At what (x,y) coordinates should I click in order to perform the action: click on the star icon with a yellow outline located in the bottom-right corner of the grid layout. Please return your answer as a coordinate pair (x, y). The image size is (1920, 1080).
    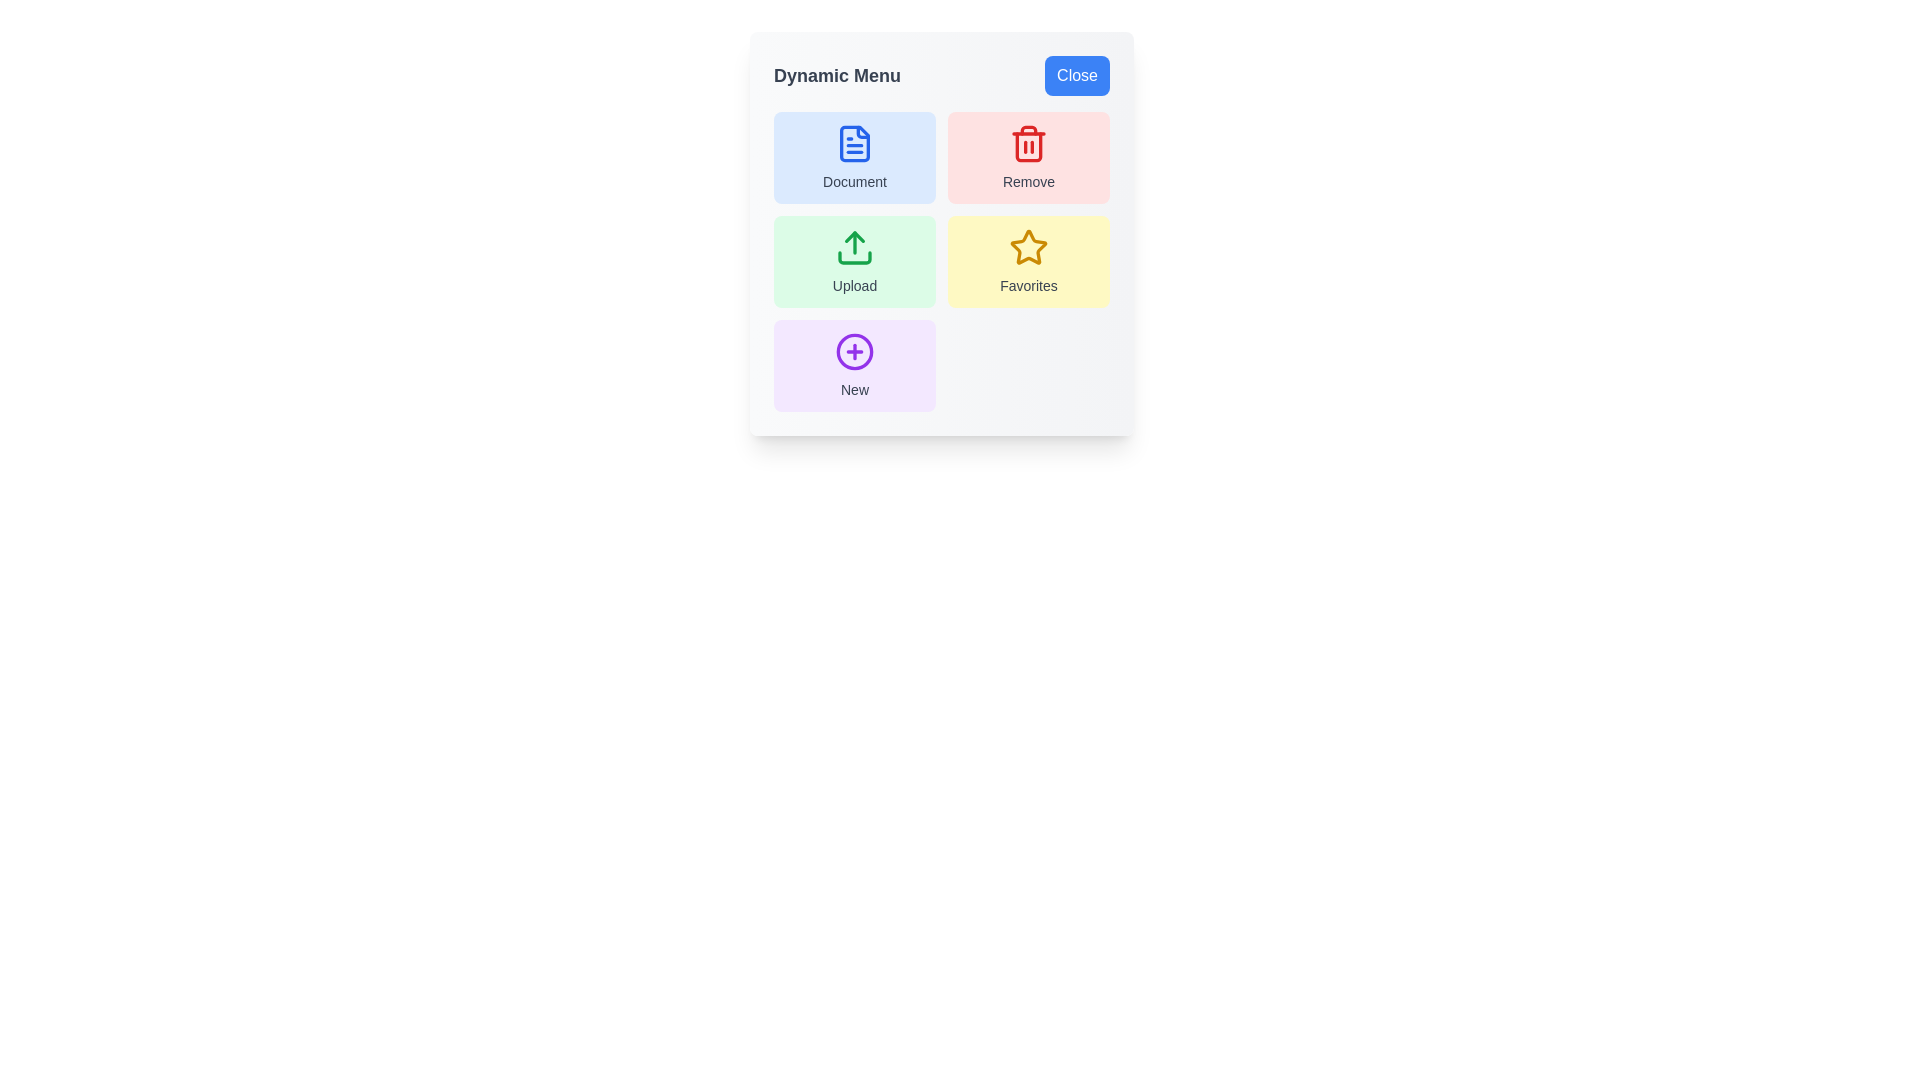
    Looking at the image, I should click on (1028, 246).